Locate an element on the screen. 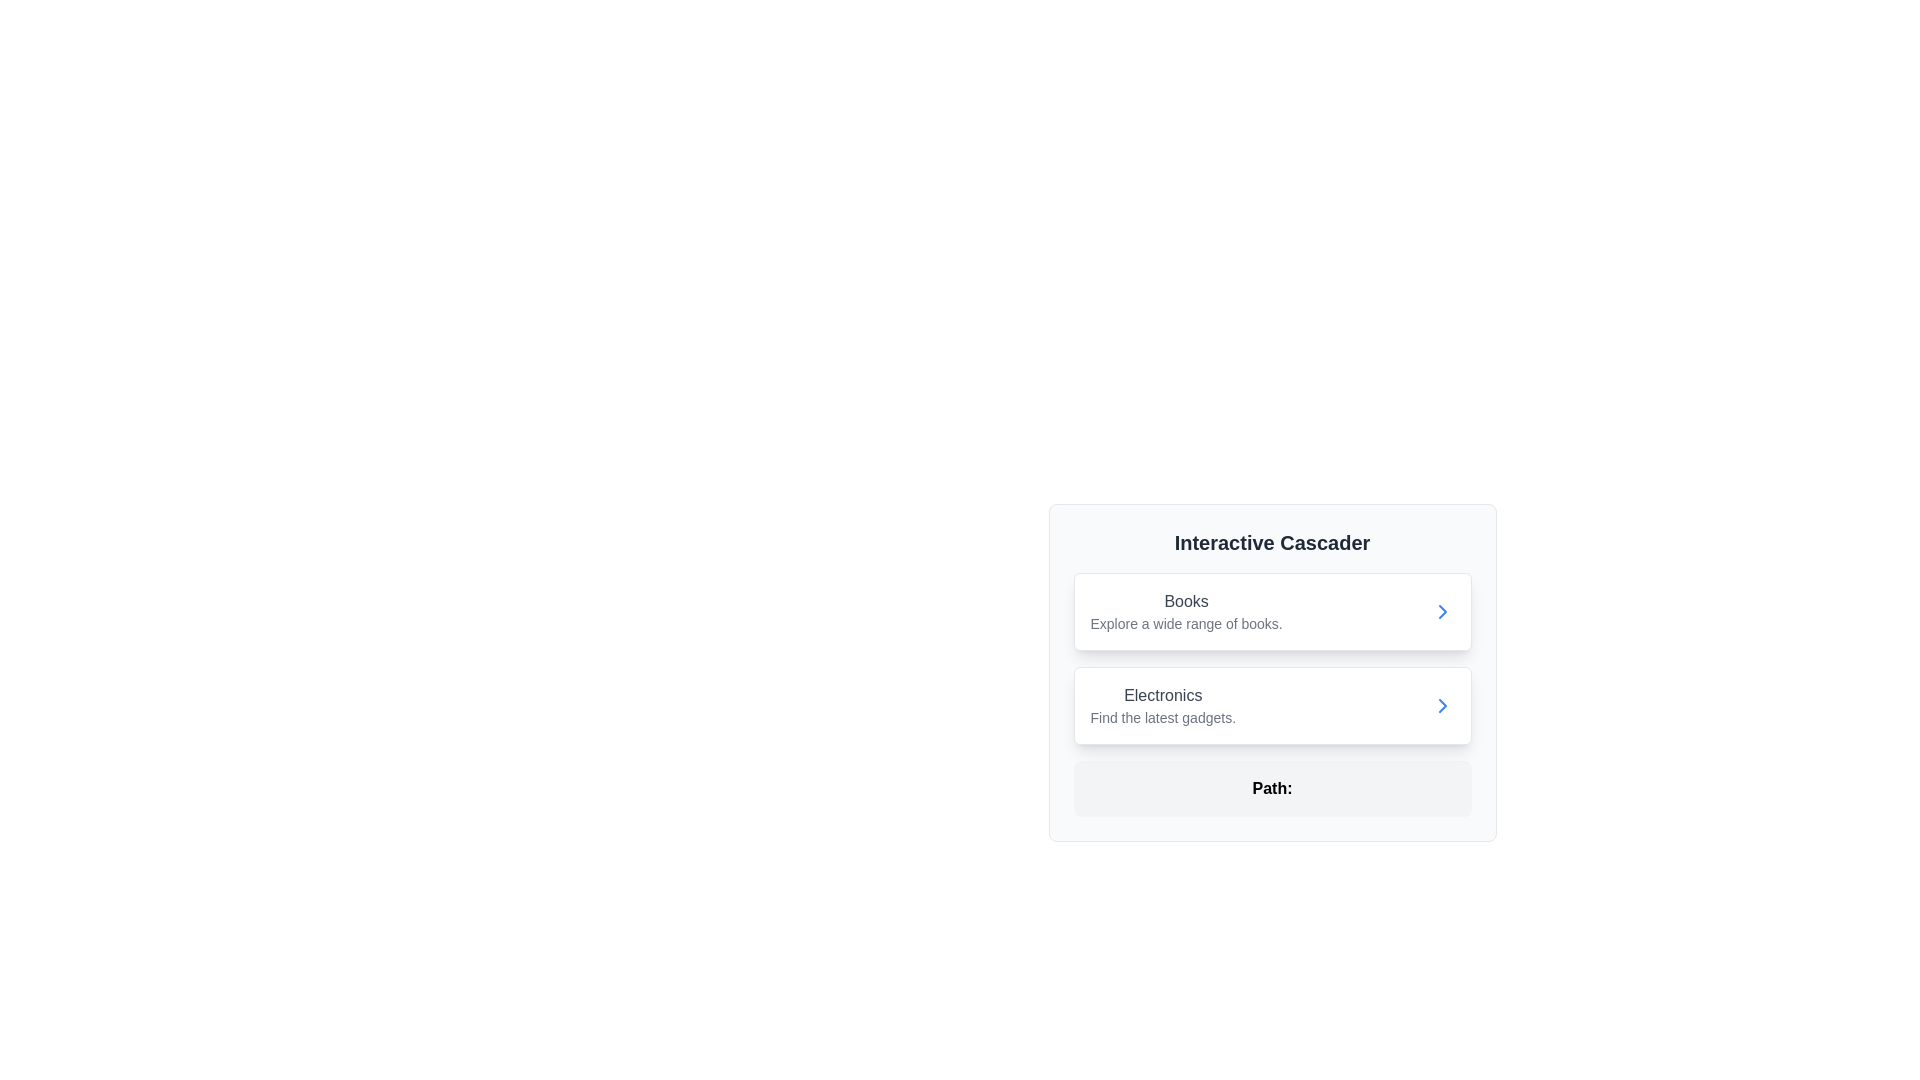  the descriptive text label located below the 'Electronics' section, which provides additional context for that section is located at coordinates (1163, 716).